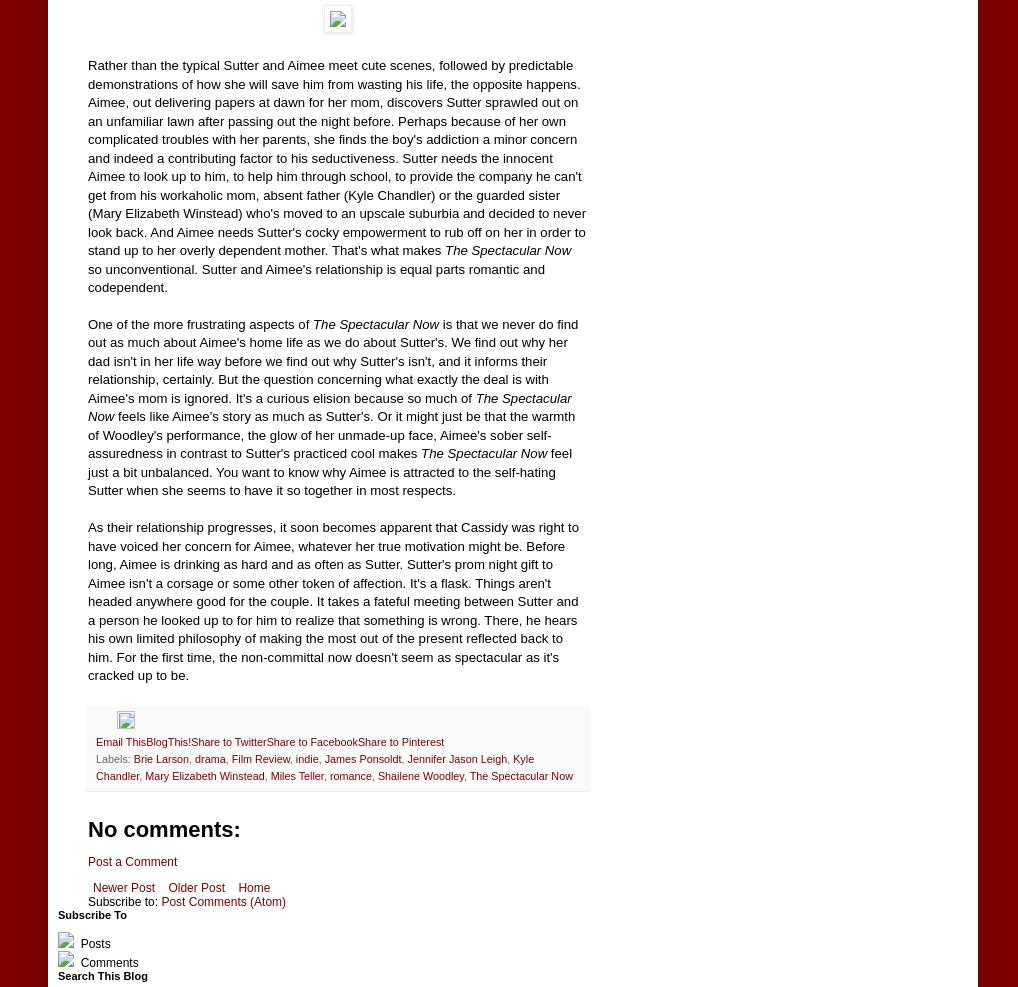 Image resolution: width=1018 pixels, height=987 pixels. What do you see at coordinates (406, 758) in the screenshot?
I see `'Jennifer Jason Leigh'` at bounding box center [406, 758].